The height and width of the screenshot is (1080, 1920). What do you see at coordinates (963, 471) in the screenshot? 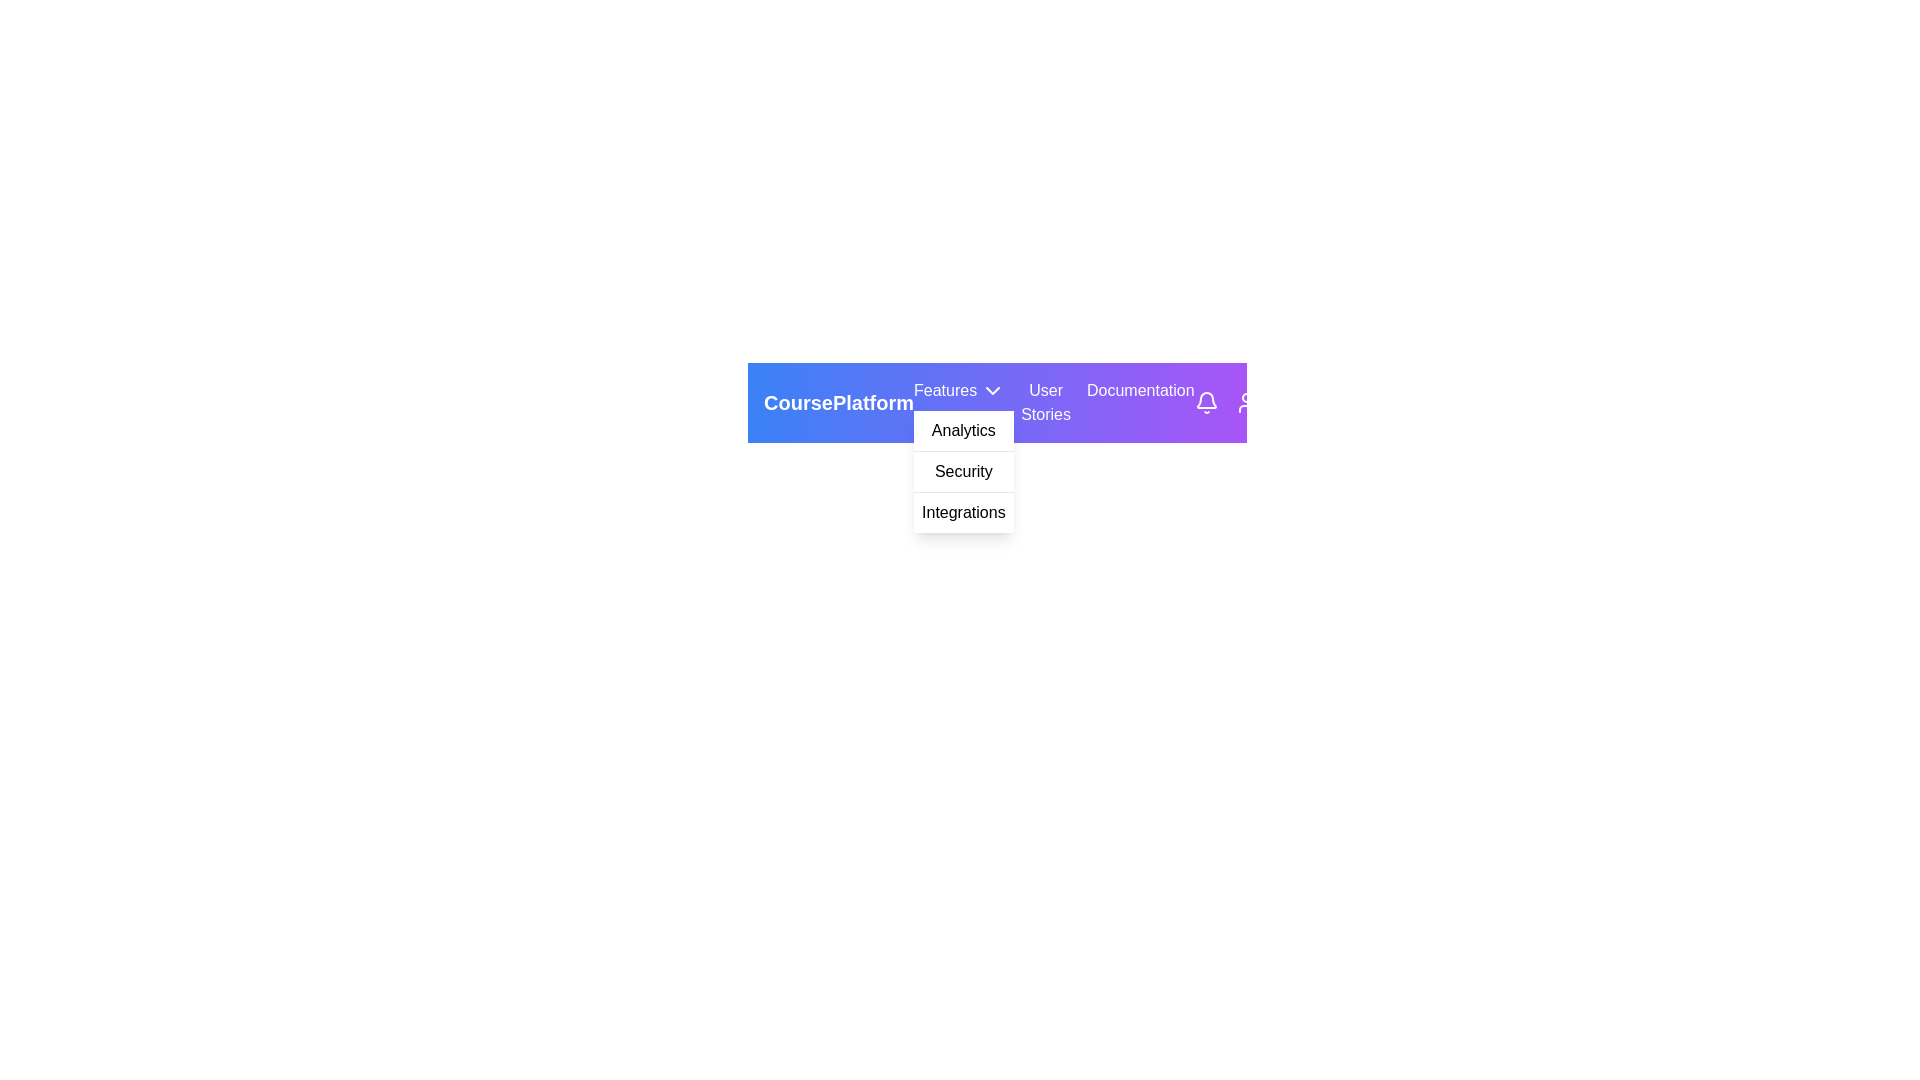
I see `the 'Security' option in the dropdown menu under the 'Features' category, which is styled with a white background and black text` at bounding box center [963, 471].